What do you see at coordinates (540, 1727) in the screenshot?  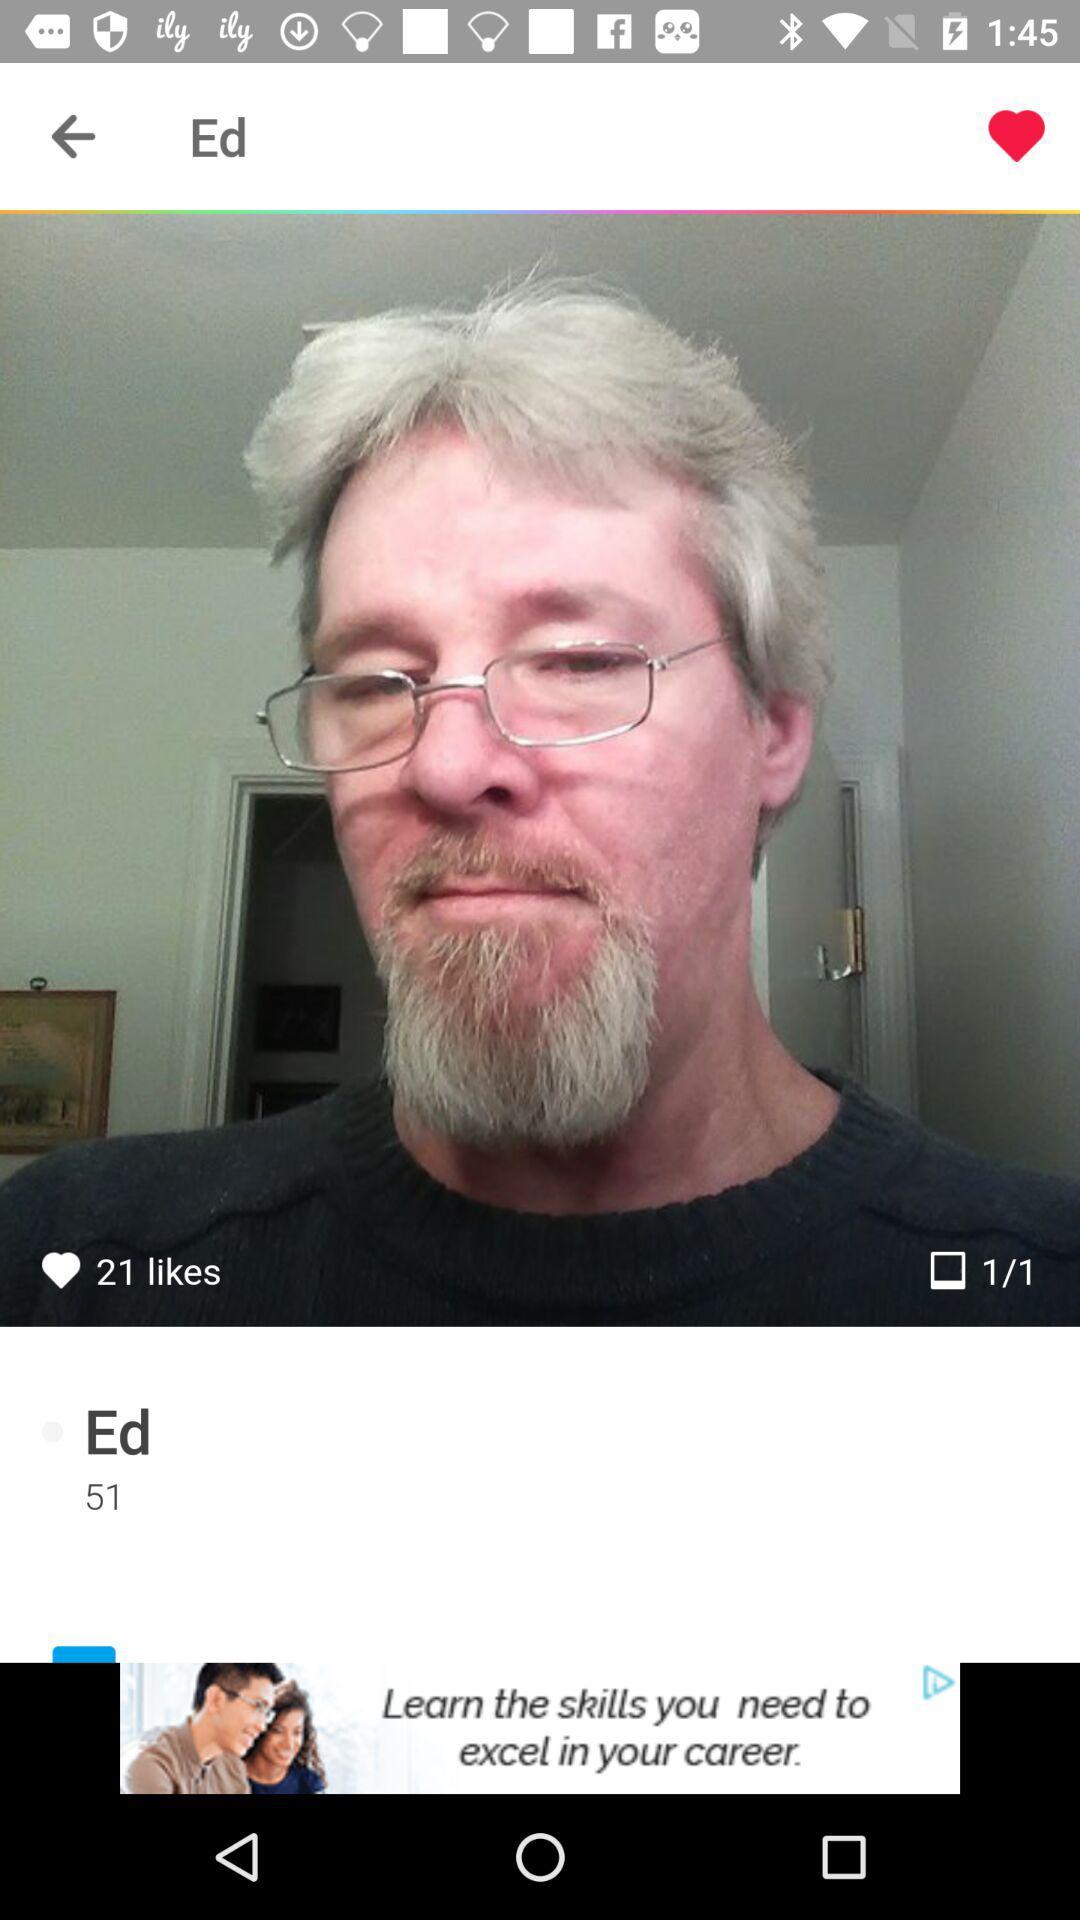 I see `advertisement` at bounding box center [540, 1727].